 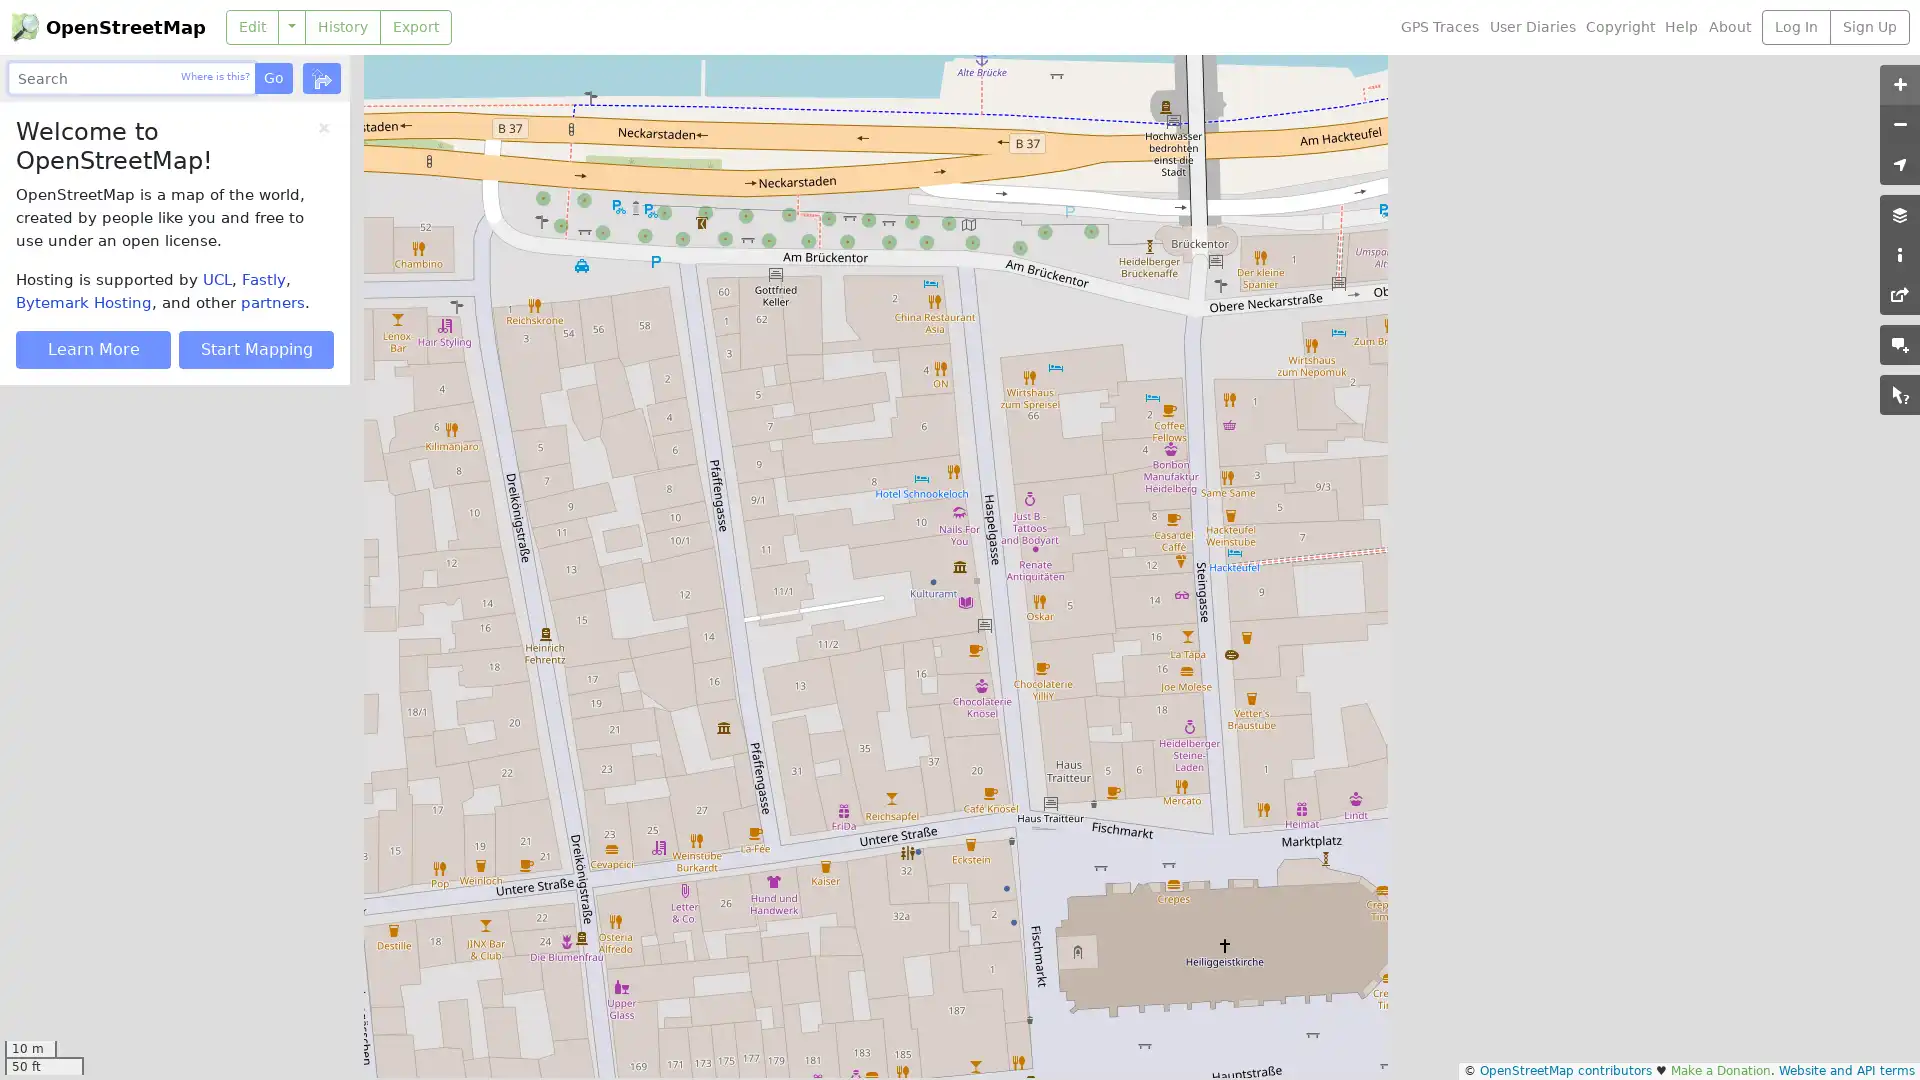 What do you see at coordinates (272, 77) in the screenshot?
I see `Go` at bounding box center [272, 77].